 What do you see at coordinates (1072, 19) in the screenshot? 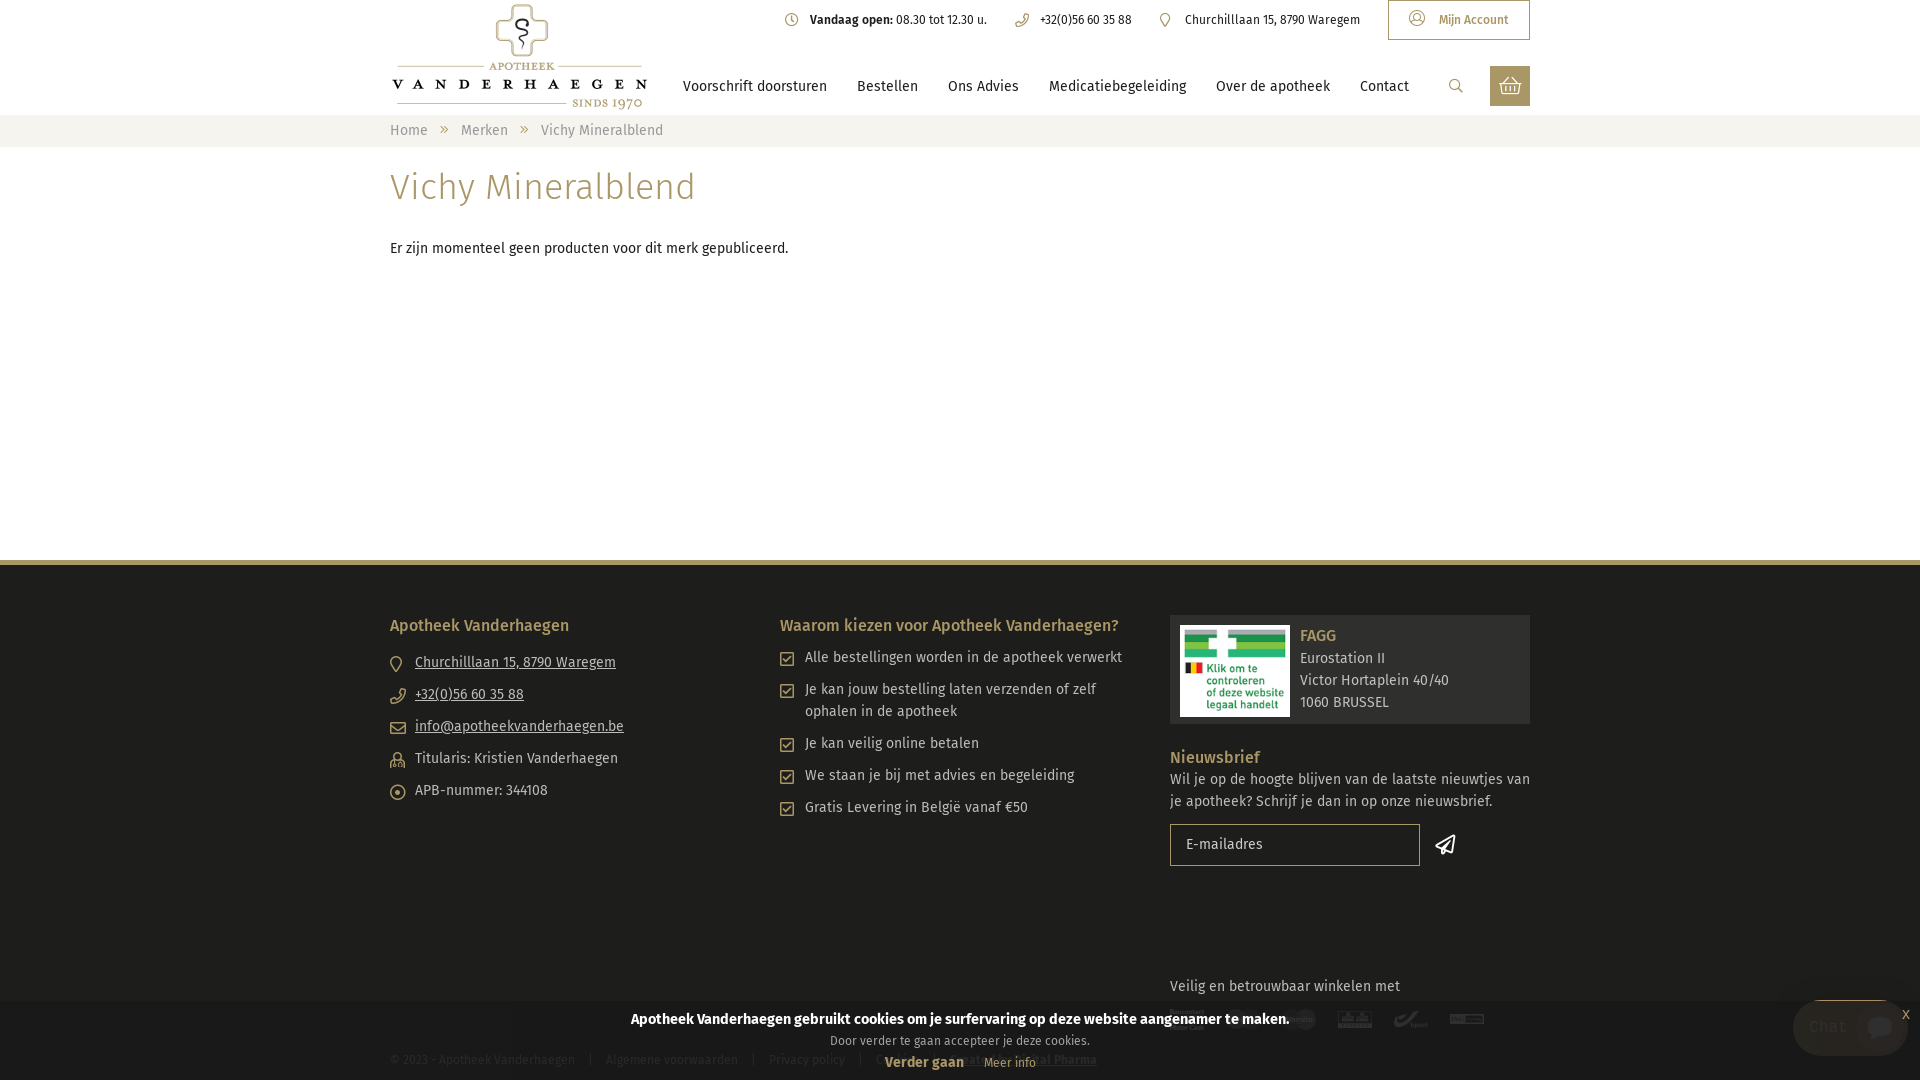
I see `'+32(0)56 60 35 88'` at bounding box center [1072, 19].